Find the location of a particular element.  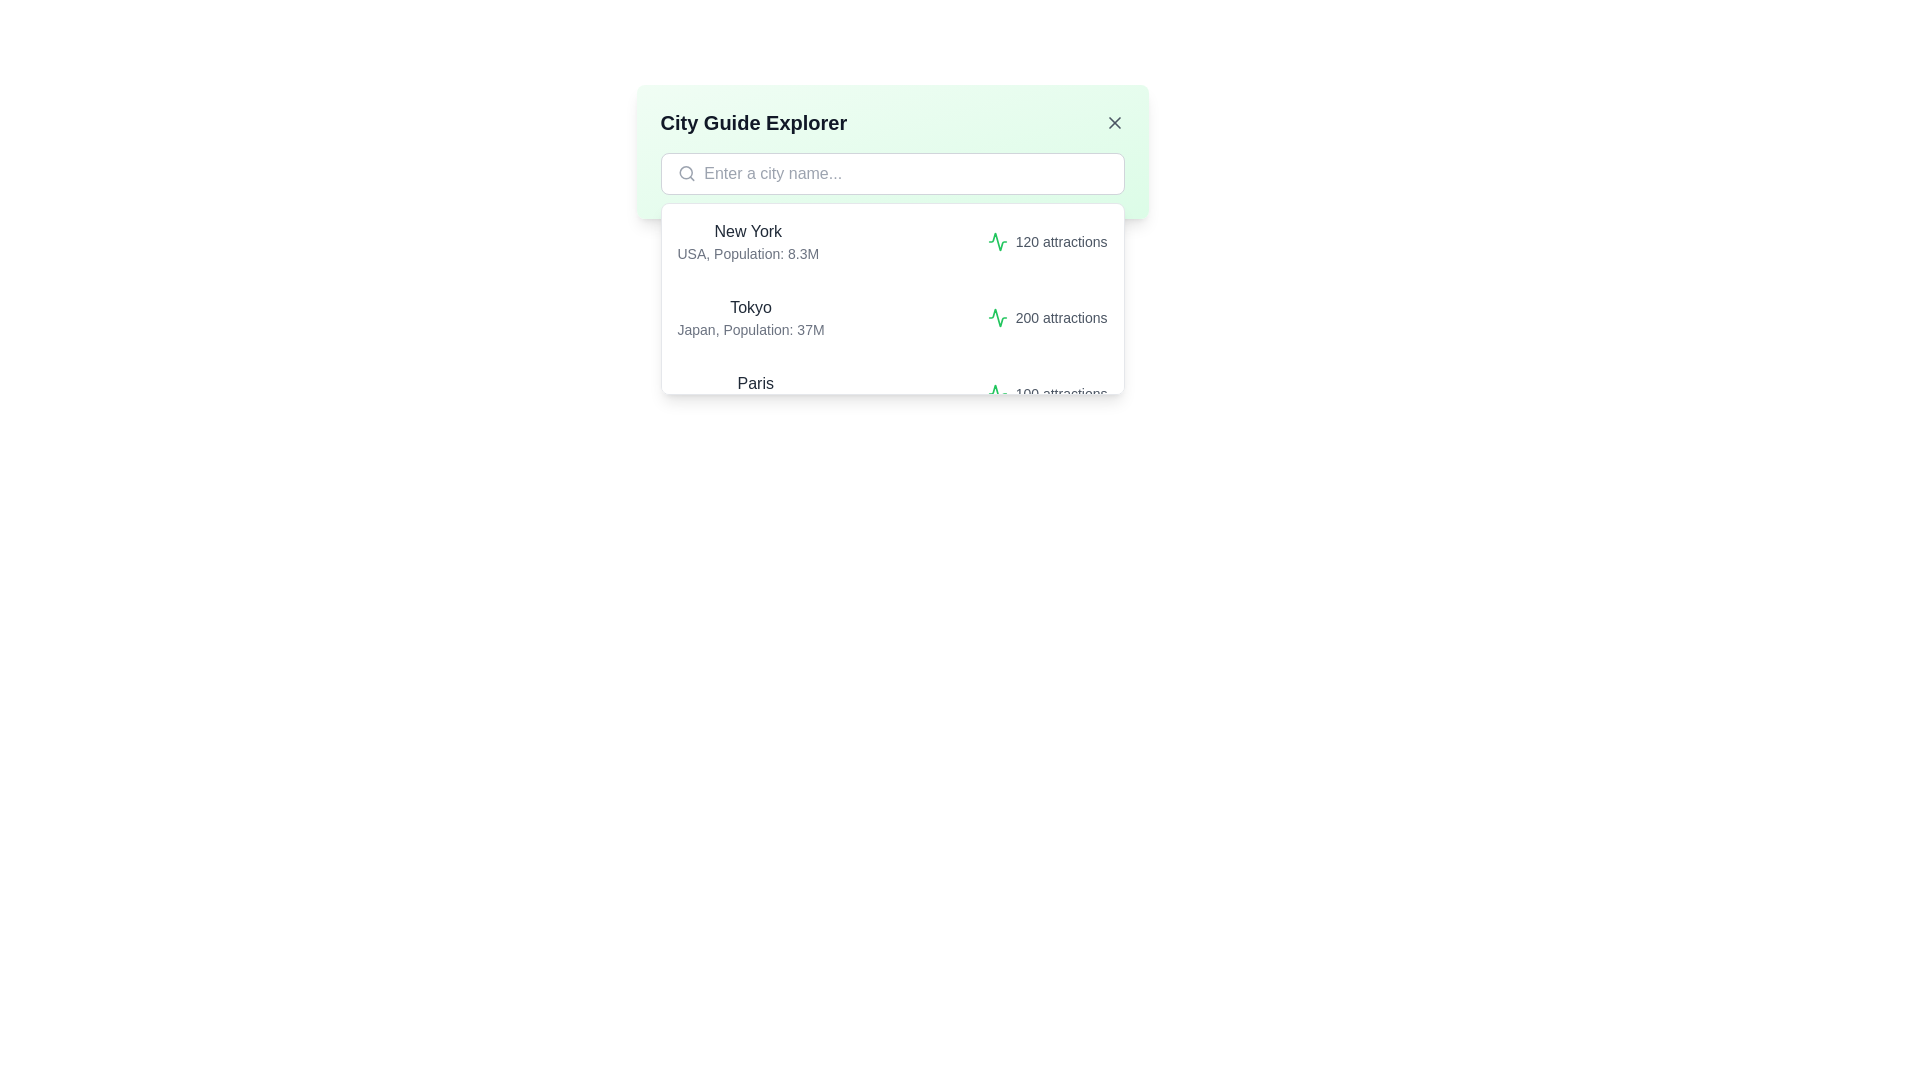

the SVG icon that visually indicates the count of '100 attractions' in the row aligned with 'Paris', located before the text-based information is located at coordinates (997, 393).